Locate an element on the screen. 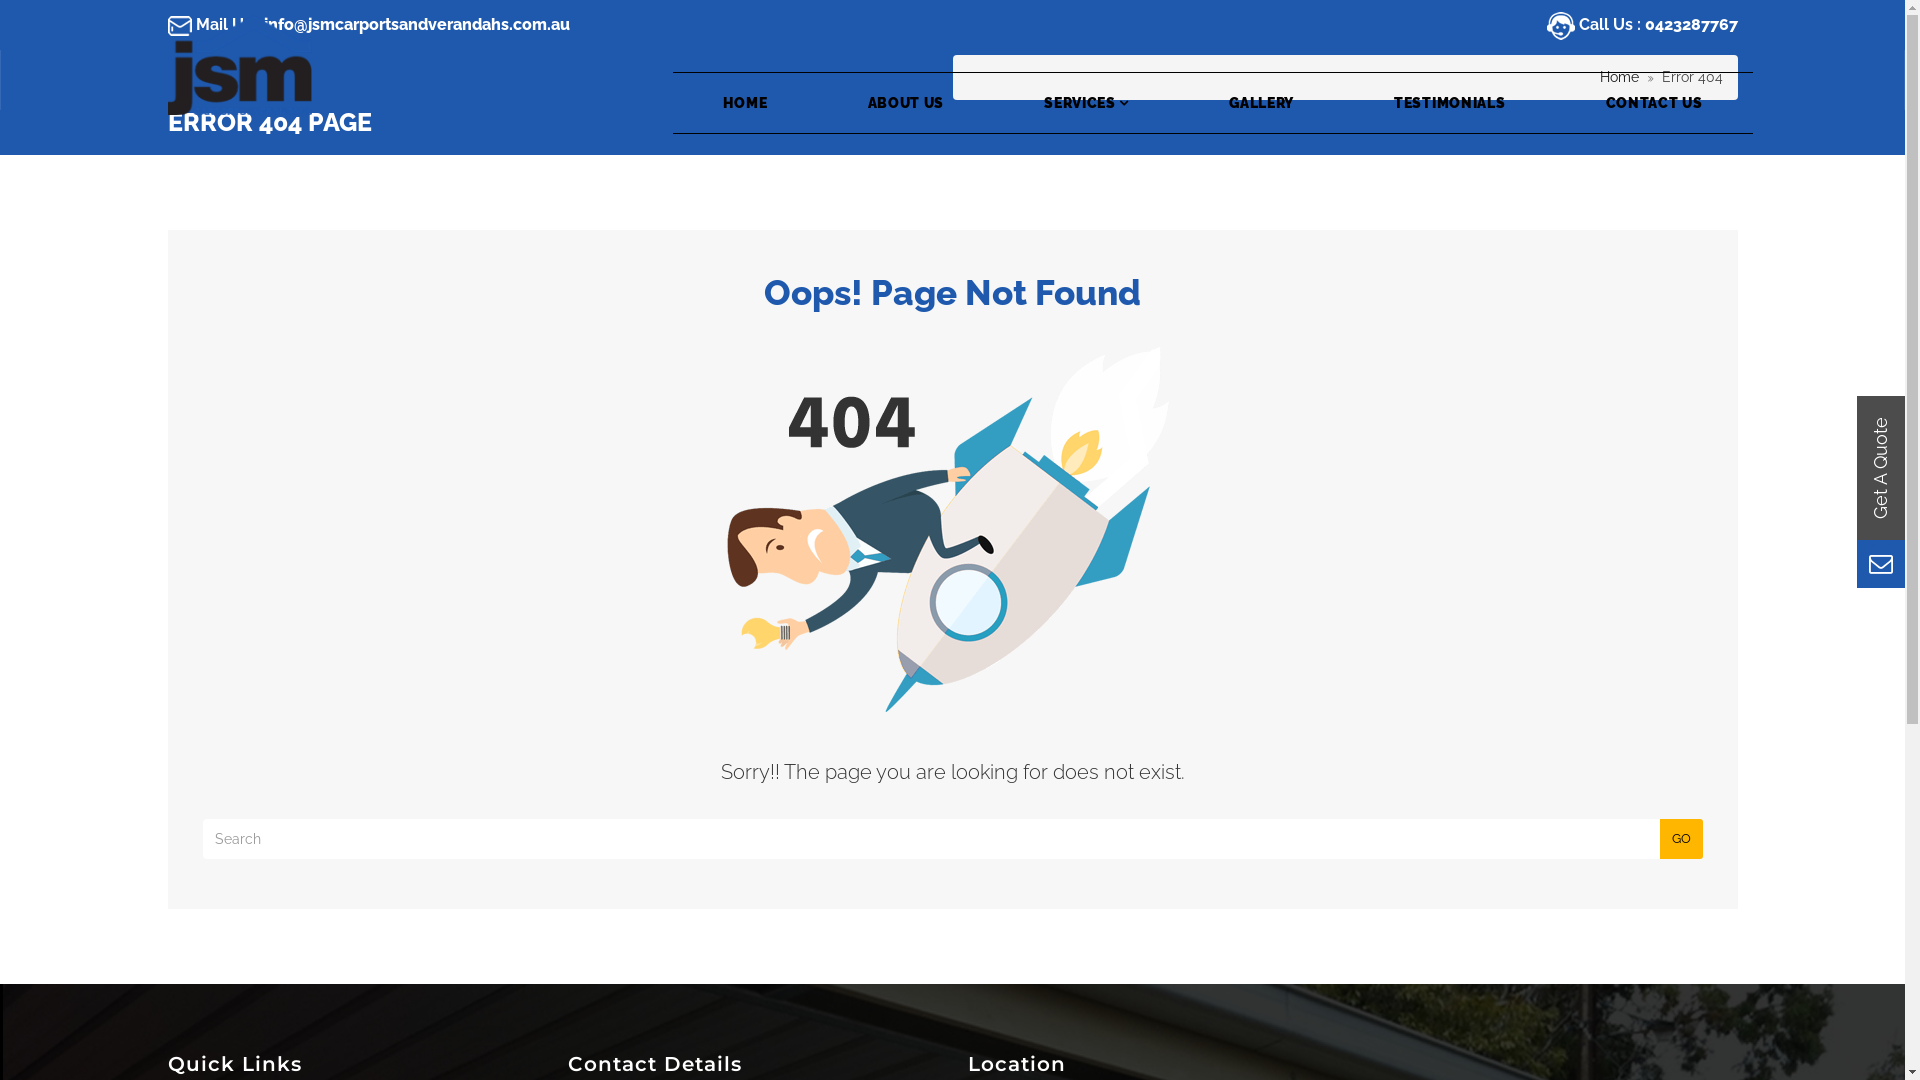 The image size is (1920, 1080). 'GO' is located at coordinates (1680, 839).